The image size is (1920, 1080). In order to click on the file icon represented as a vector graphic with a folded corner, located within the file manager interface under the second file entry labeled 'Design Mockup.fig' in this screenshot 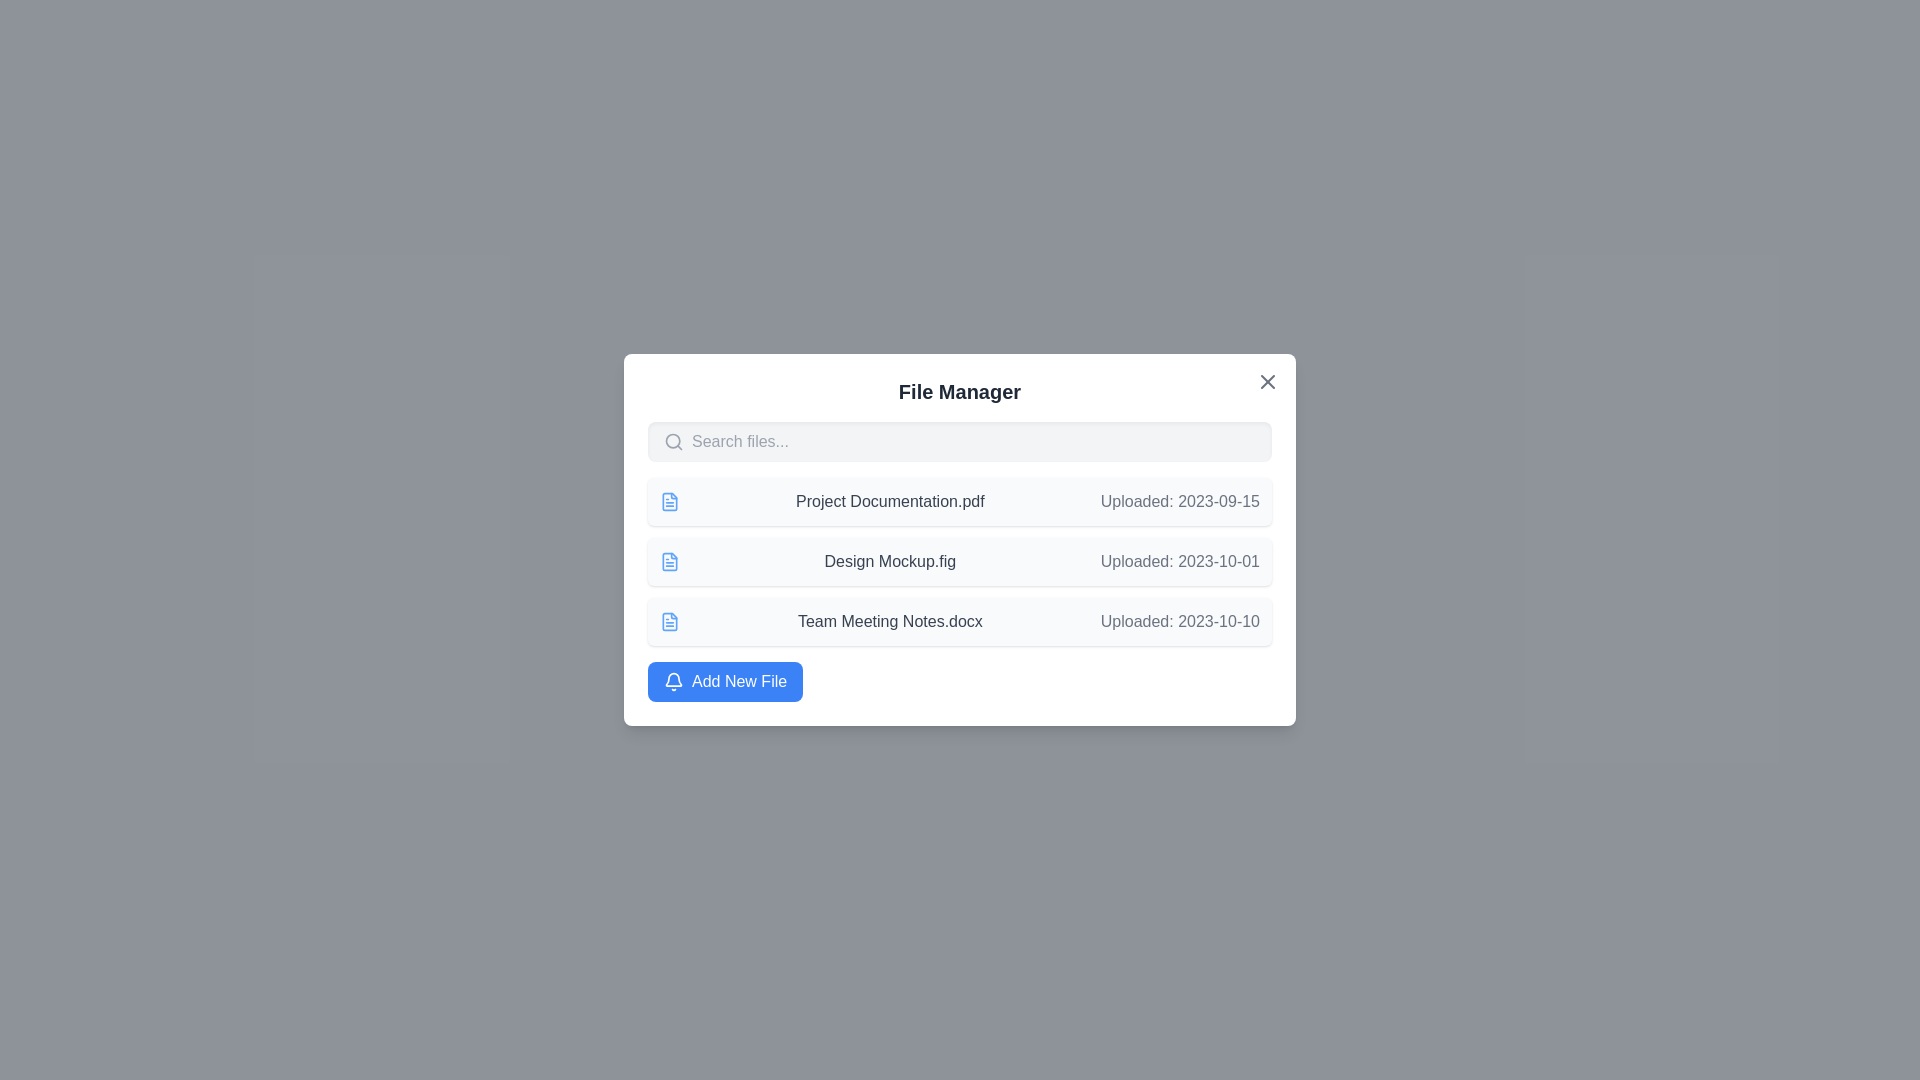, I will do `click(670, 500)`.